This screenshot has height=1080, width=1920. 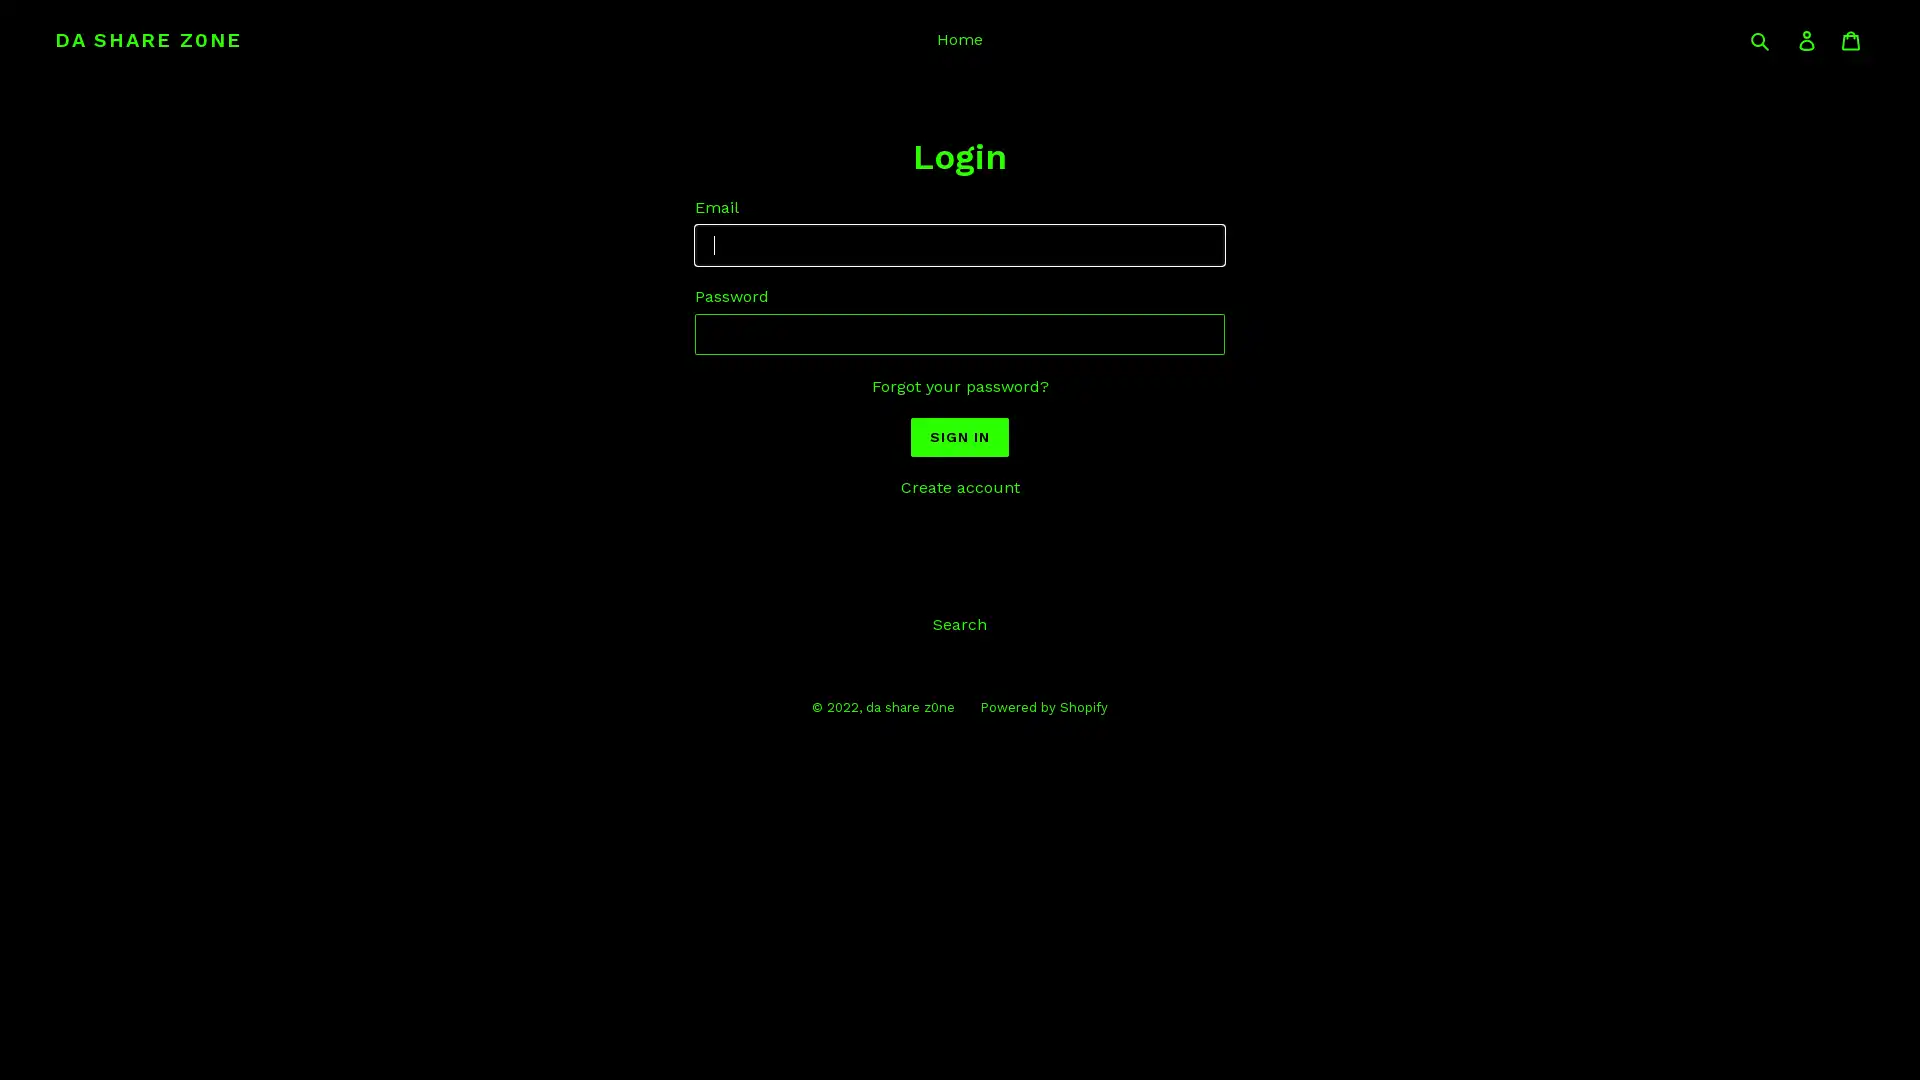 What do you see at coordinates (1761, 39) in the screenshot?
I see `Submit` at bounding box center [1761, 39].